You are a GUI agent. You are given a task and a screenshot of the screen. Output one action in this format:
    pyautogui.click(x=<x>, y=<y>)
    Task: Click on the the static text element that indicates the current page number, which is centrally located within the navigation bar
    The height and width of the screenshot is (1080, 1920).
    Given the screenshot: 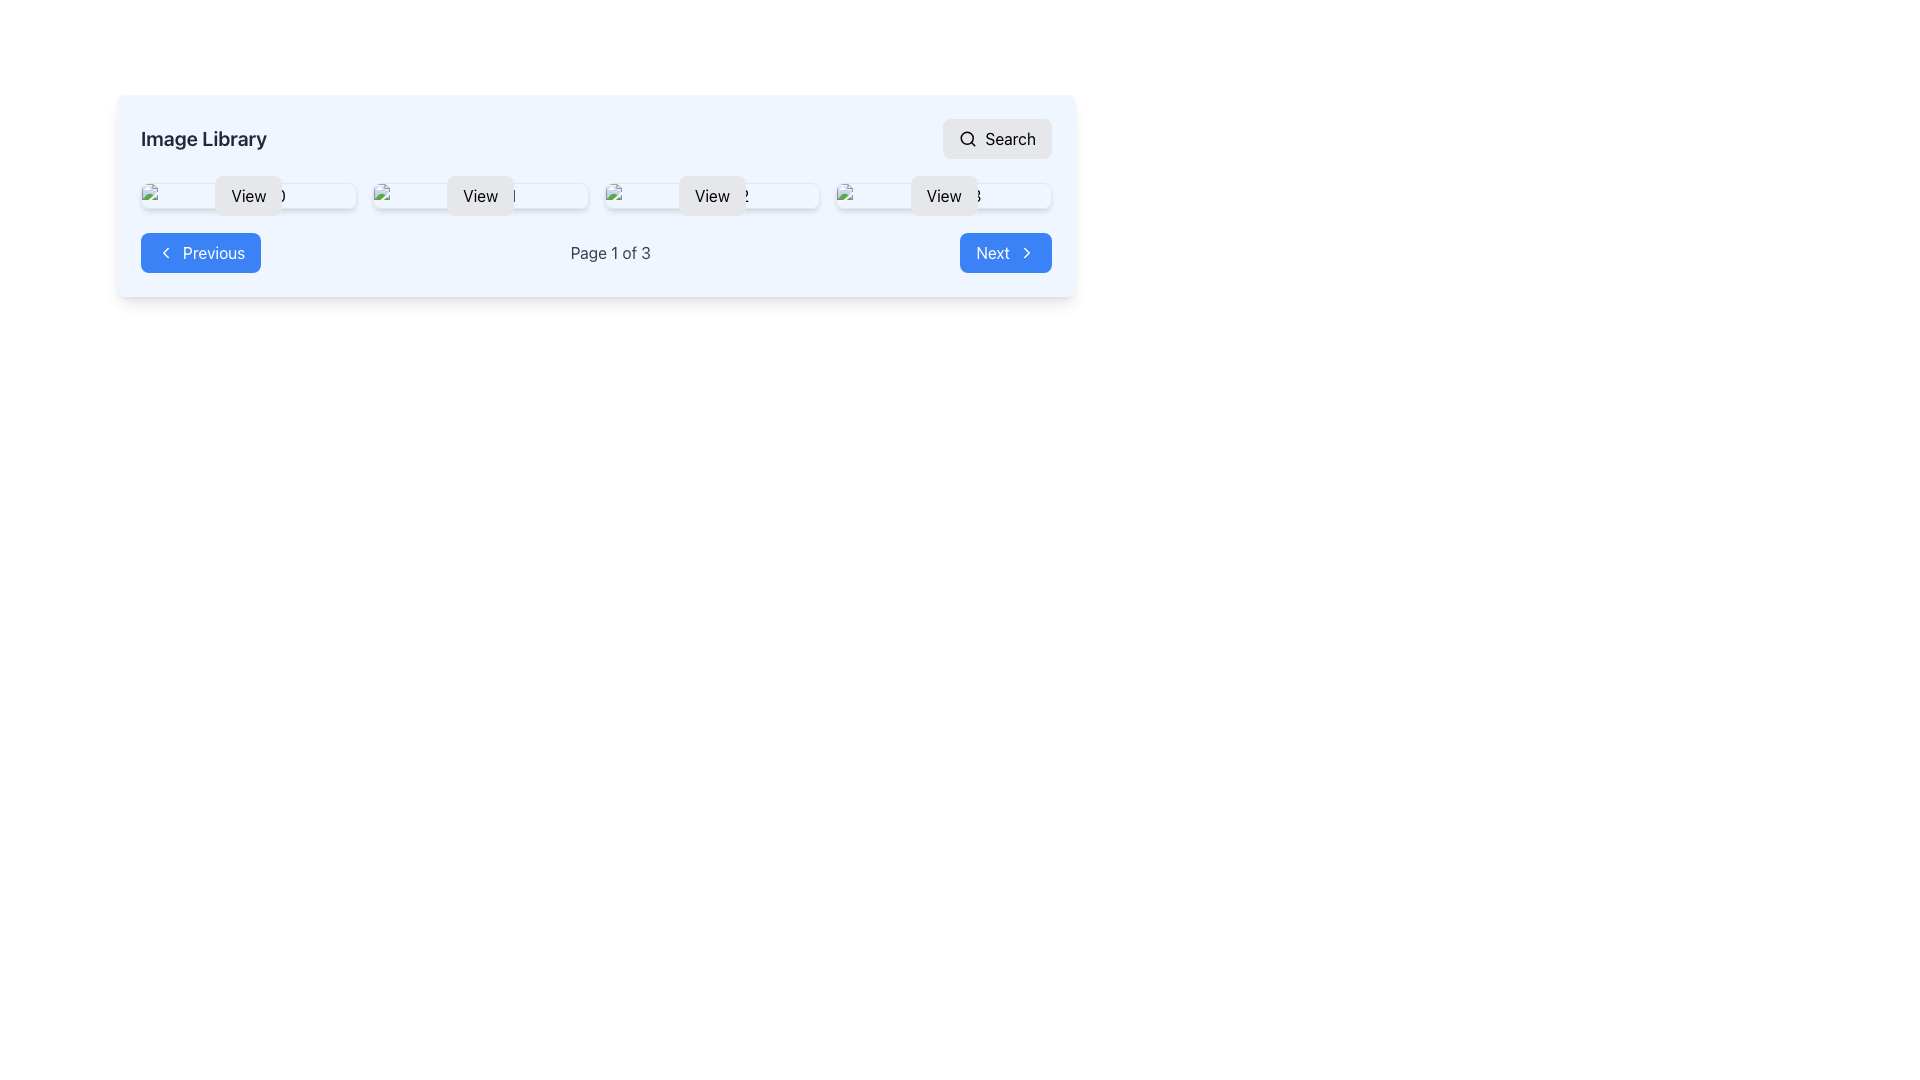 What is the action you would take?
    pyautogui.click(x=609, y=252)
    